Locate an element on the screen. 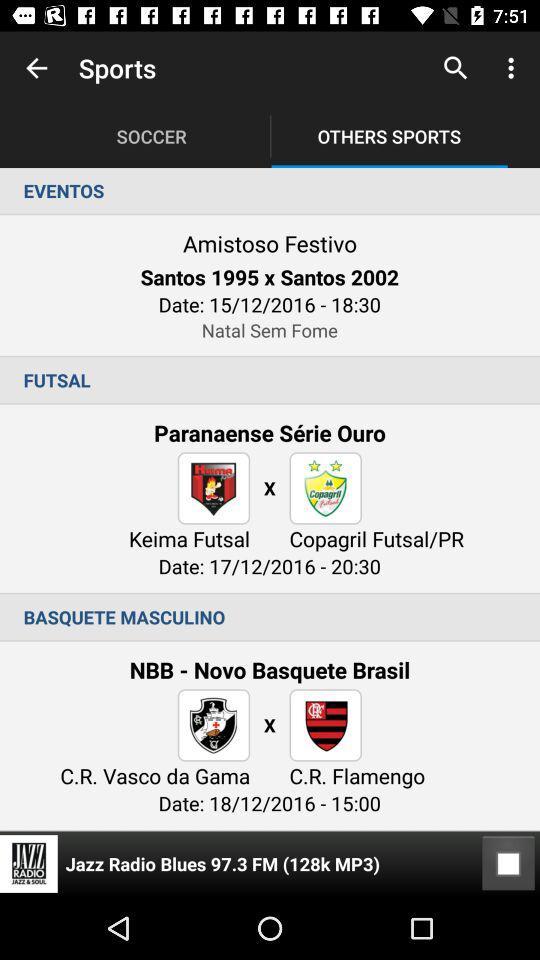 The image size is (540, 960). the icon at the bottom right corner is located at coordinates (508, 863).